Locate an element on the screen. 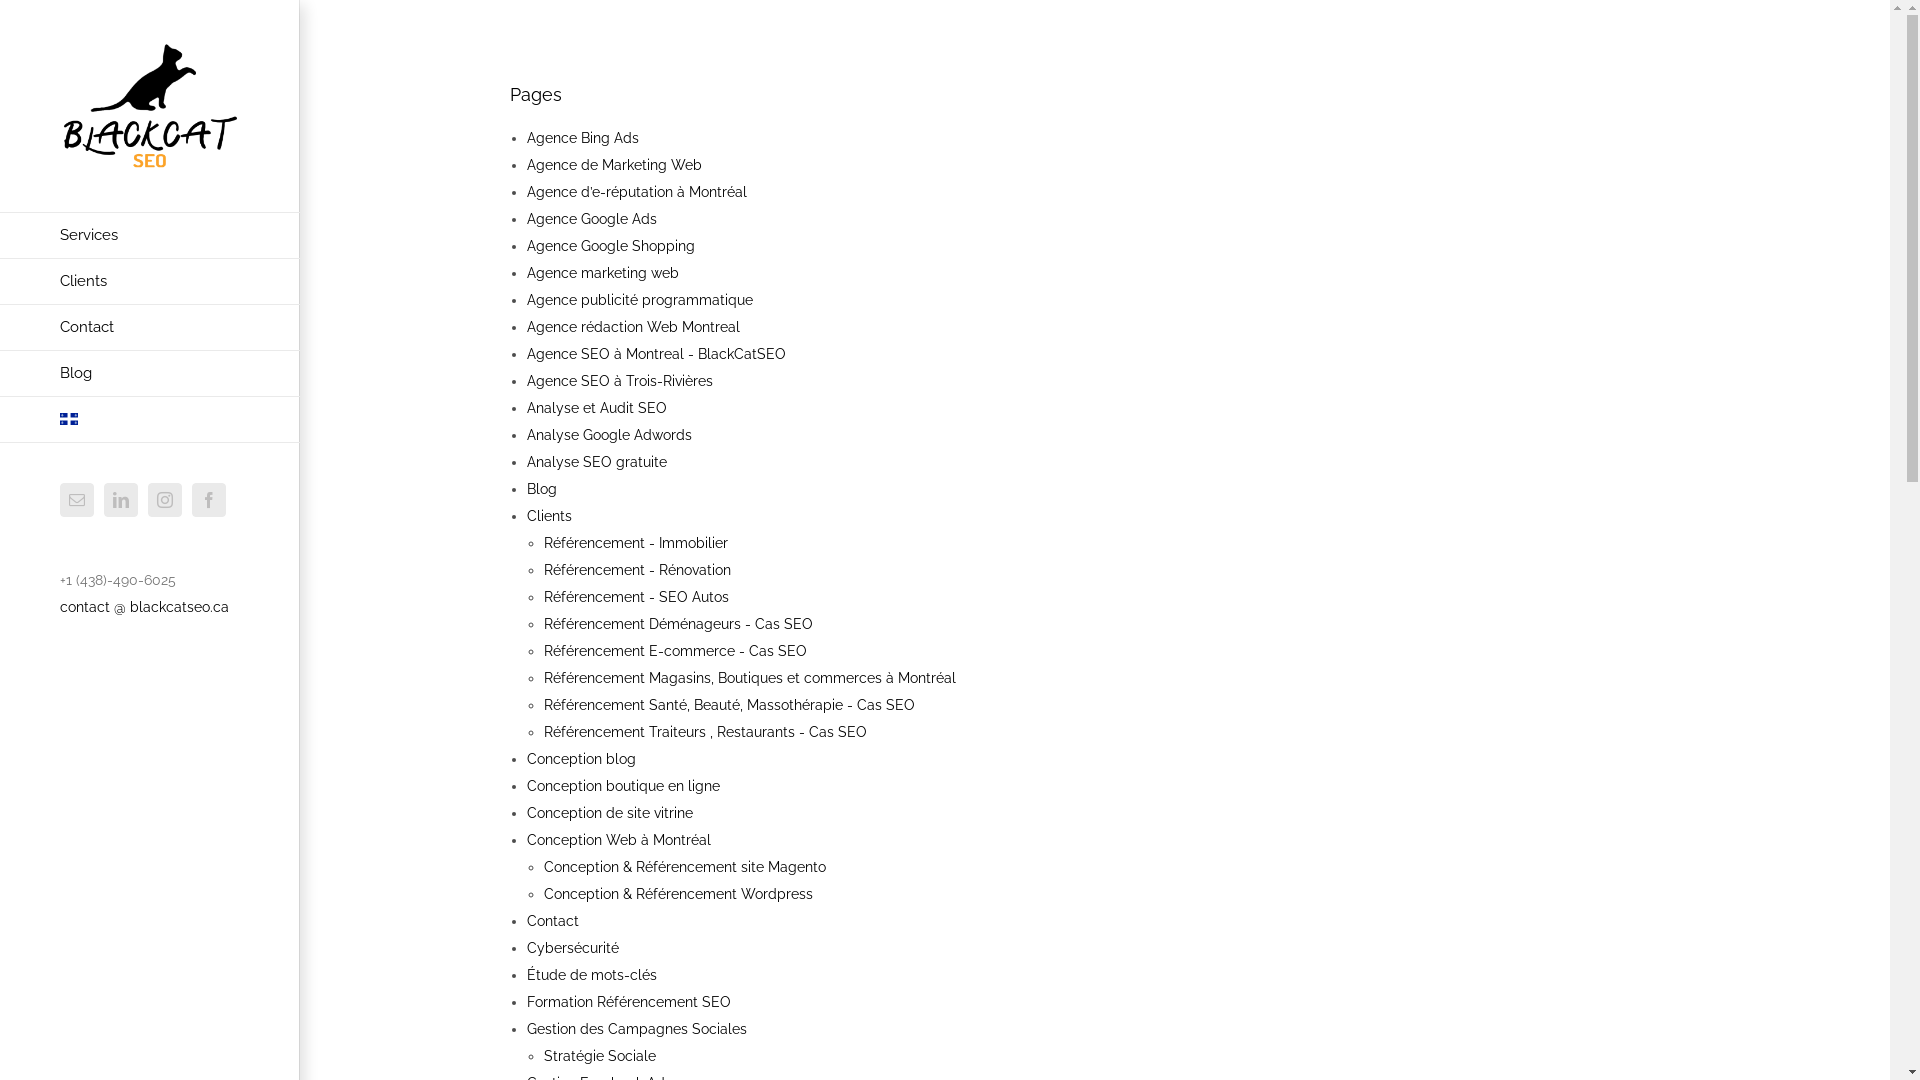  'Instagram' is located at coordinates (147, 499).